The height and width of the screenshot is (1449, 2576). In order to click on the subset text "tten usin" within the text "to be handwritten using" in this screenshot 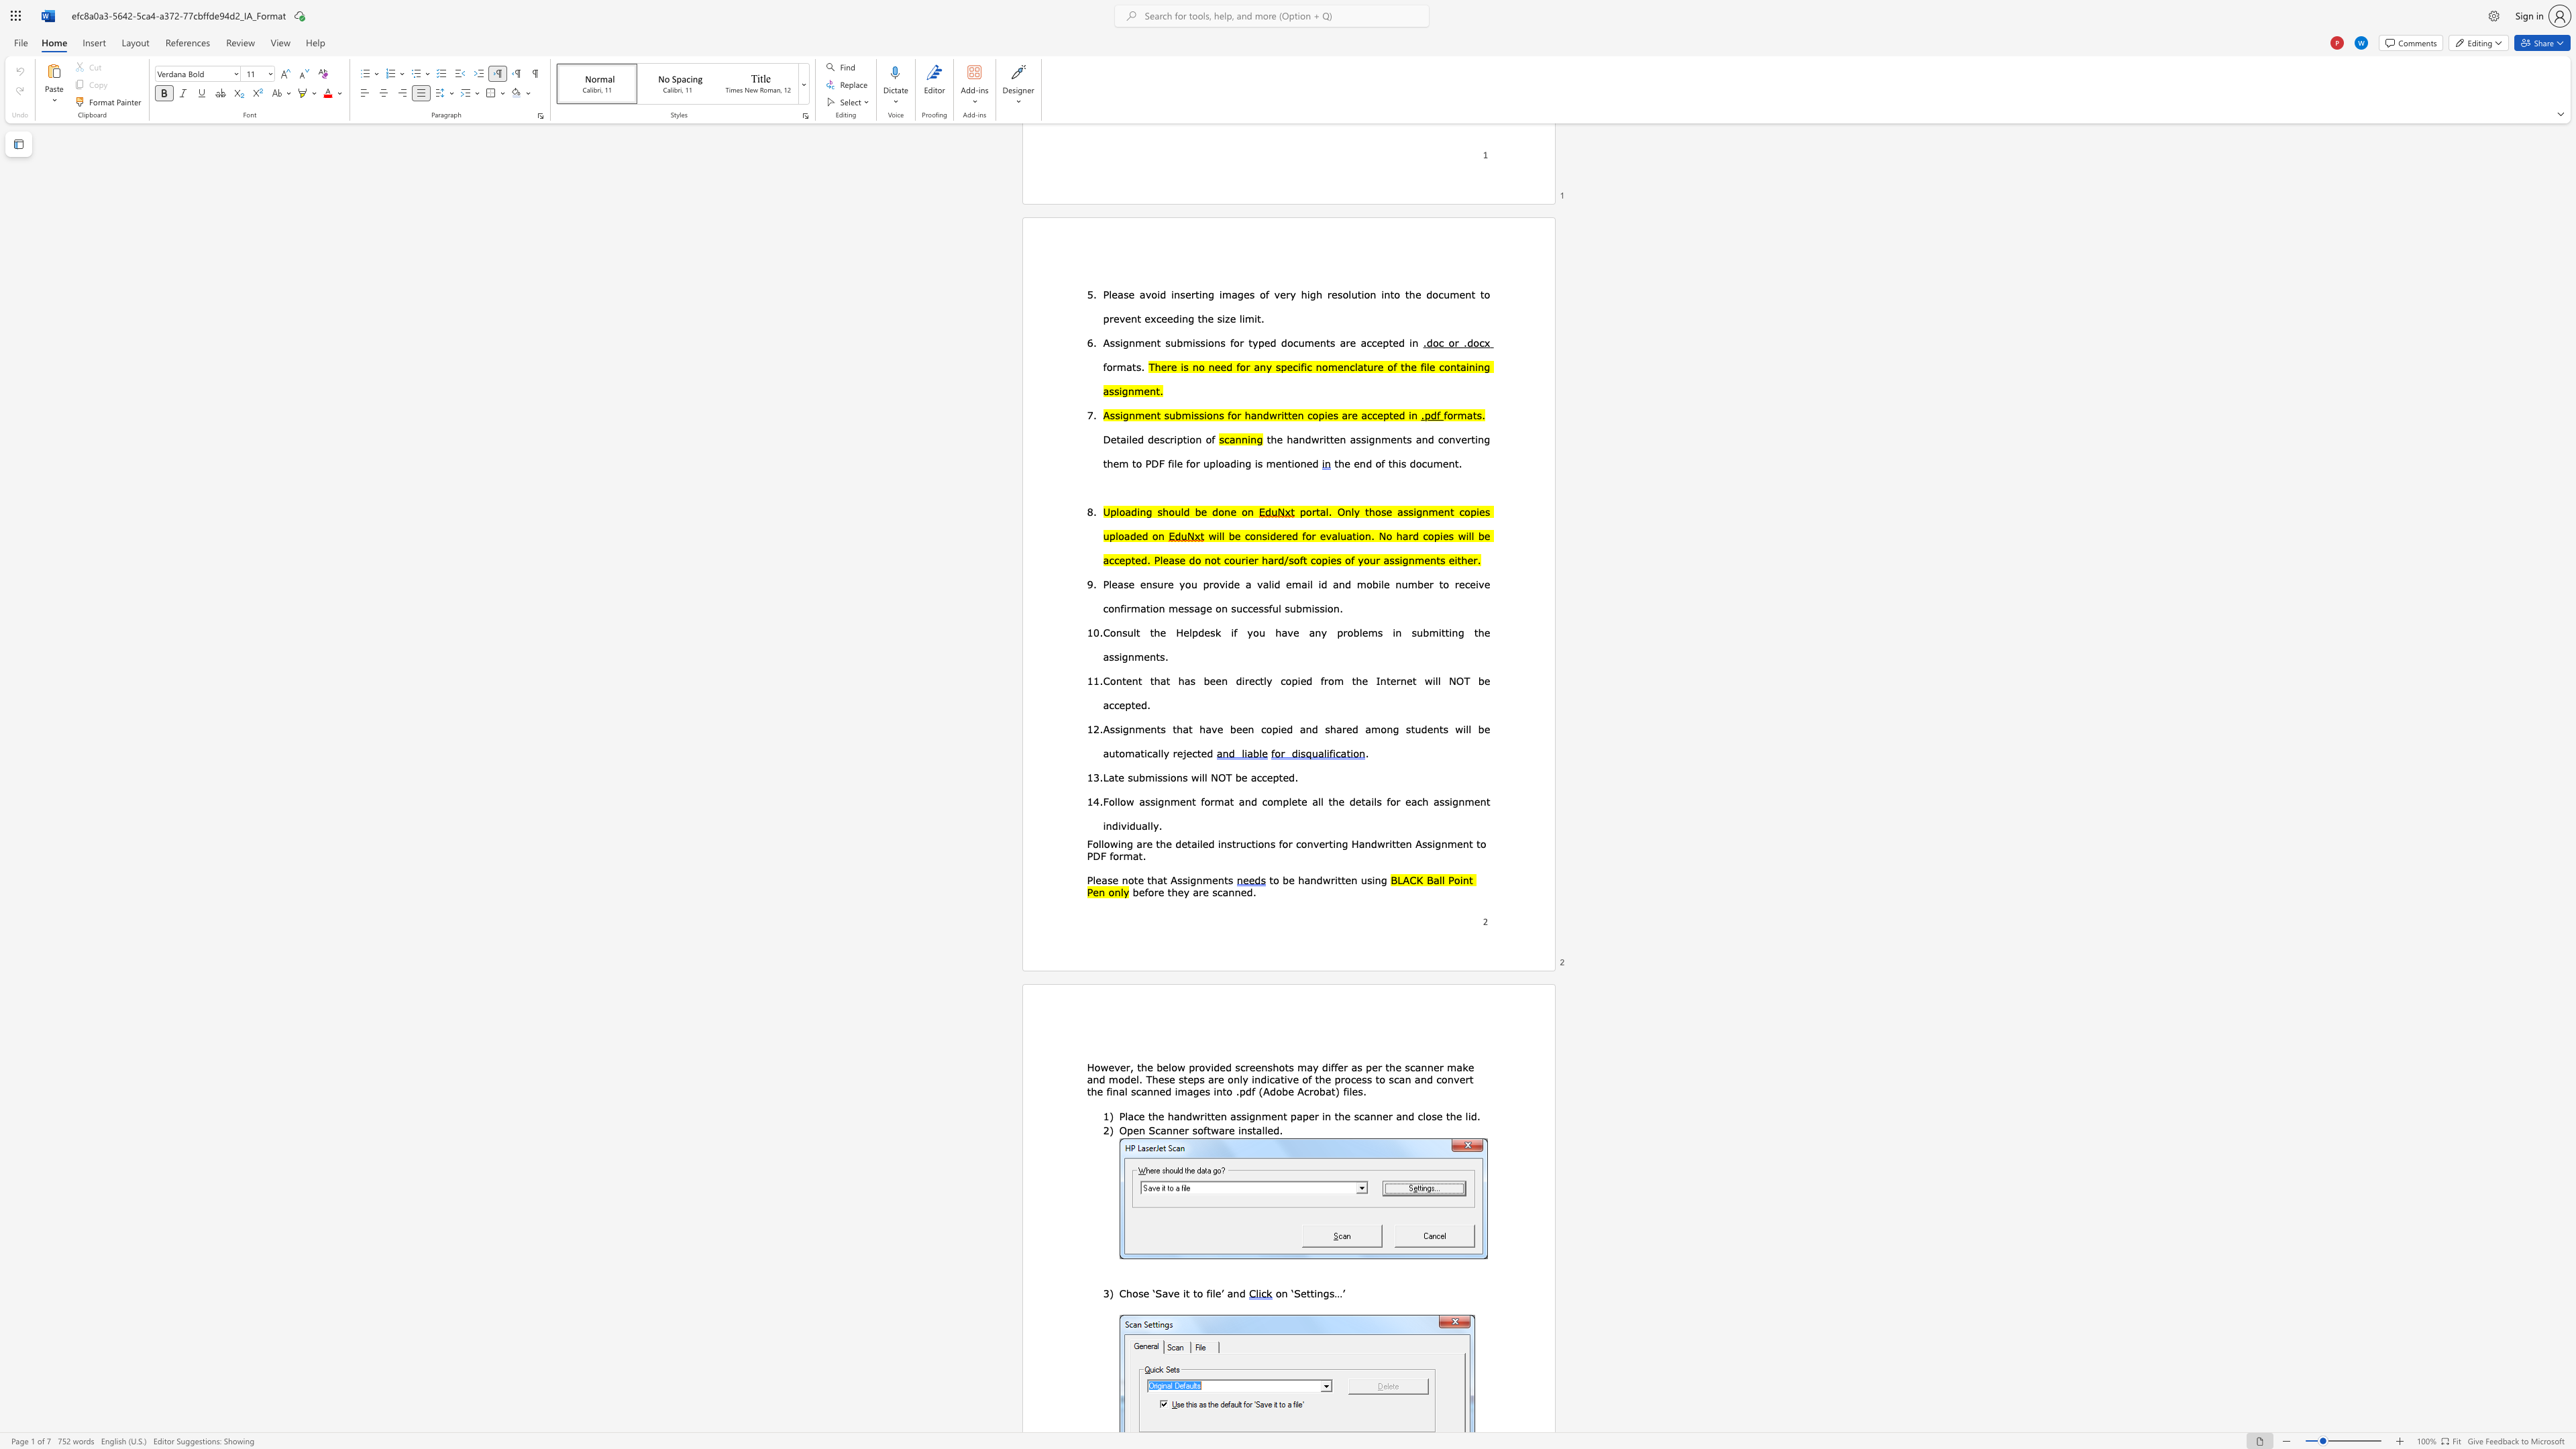, I will do `click(1336, 878)`.